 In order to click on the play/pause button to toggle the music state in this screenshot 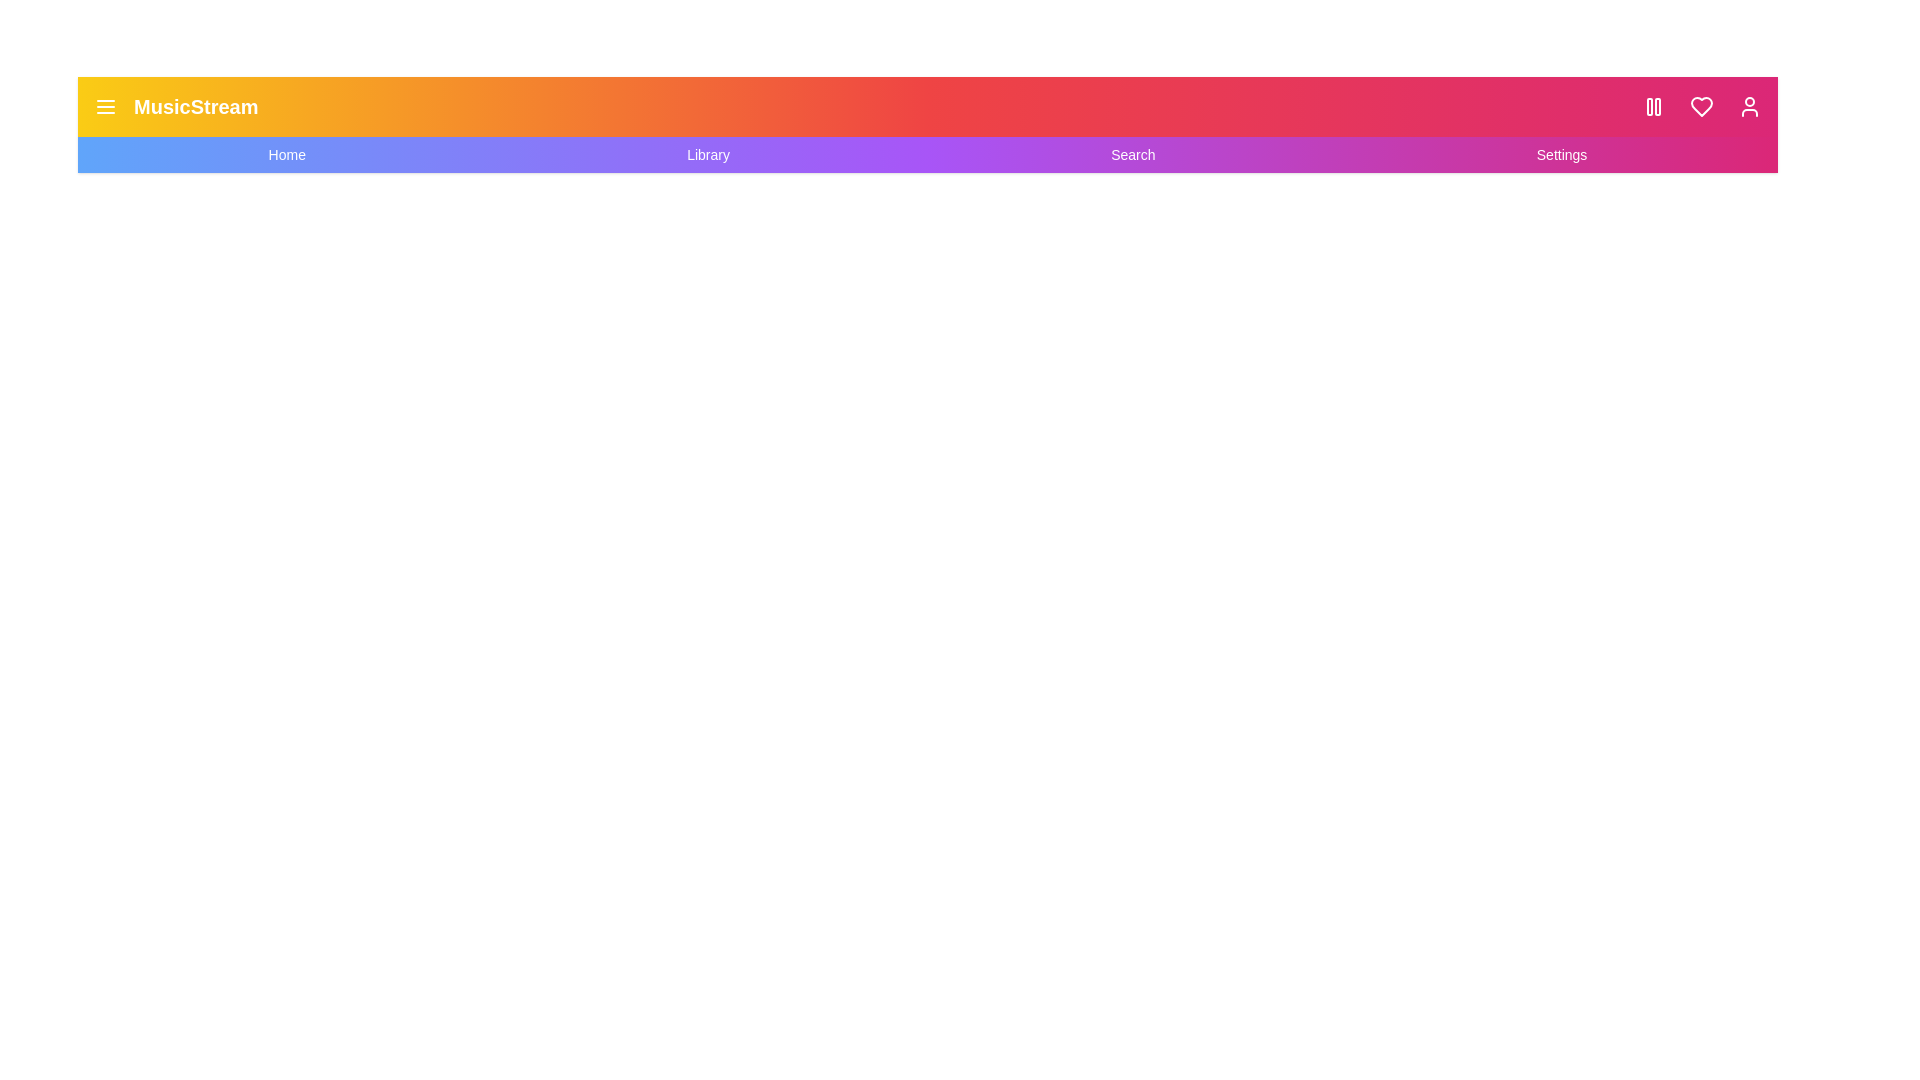, I will do `click(1654, 107)`.